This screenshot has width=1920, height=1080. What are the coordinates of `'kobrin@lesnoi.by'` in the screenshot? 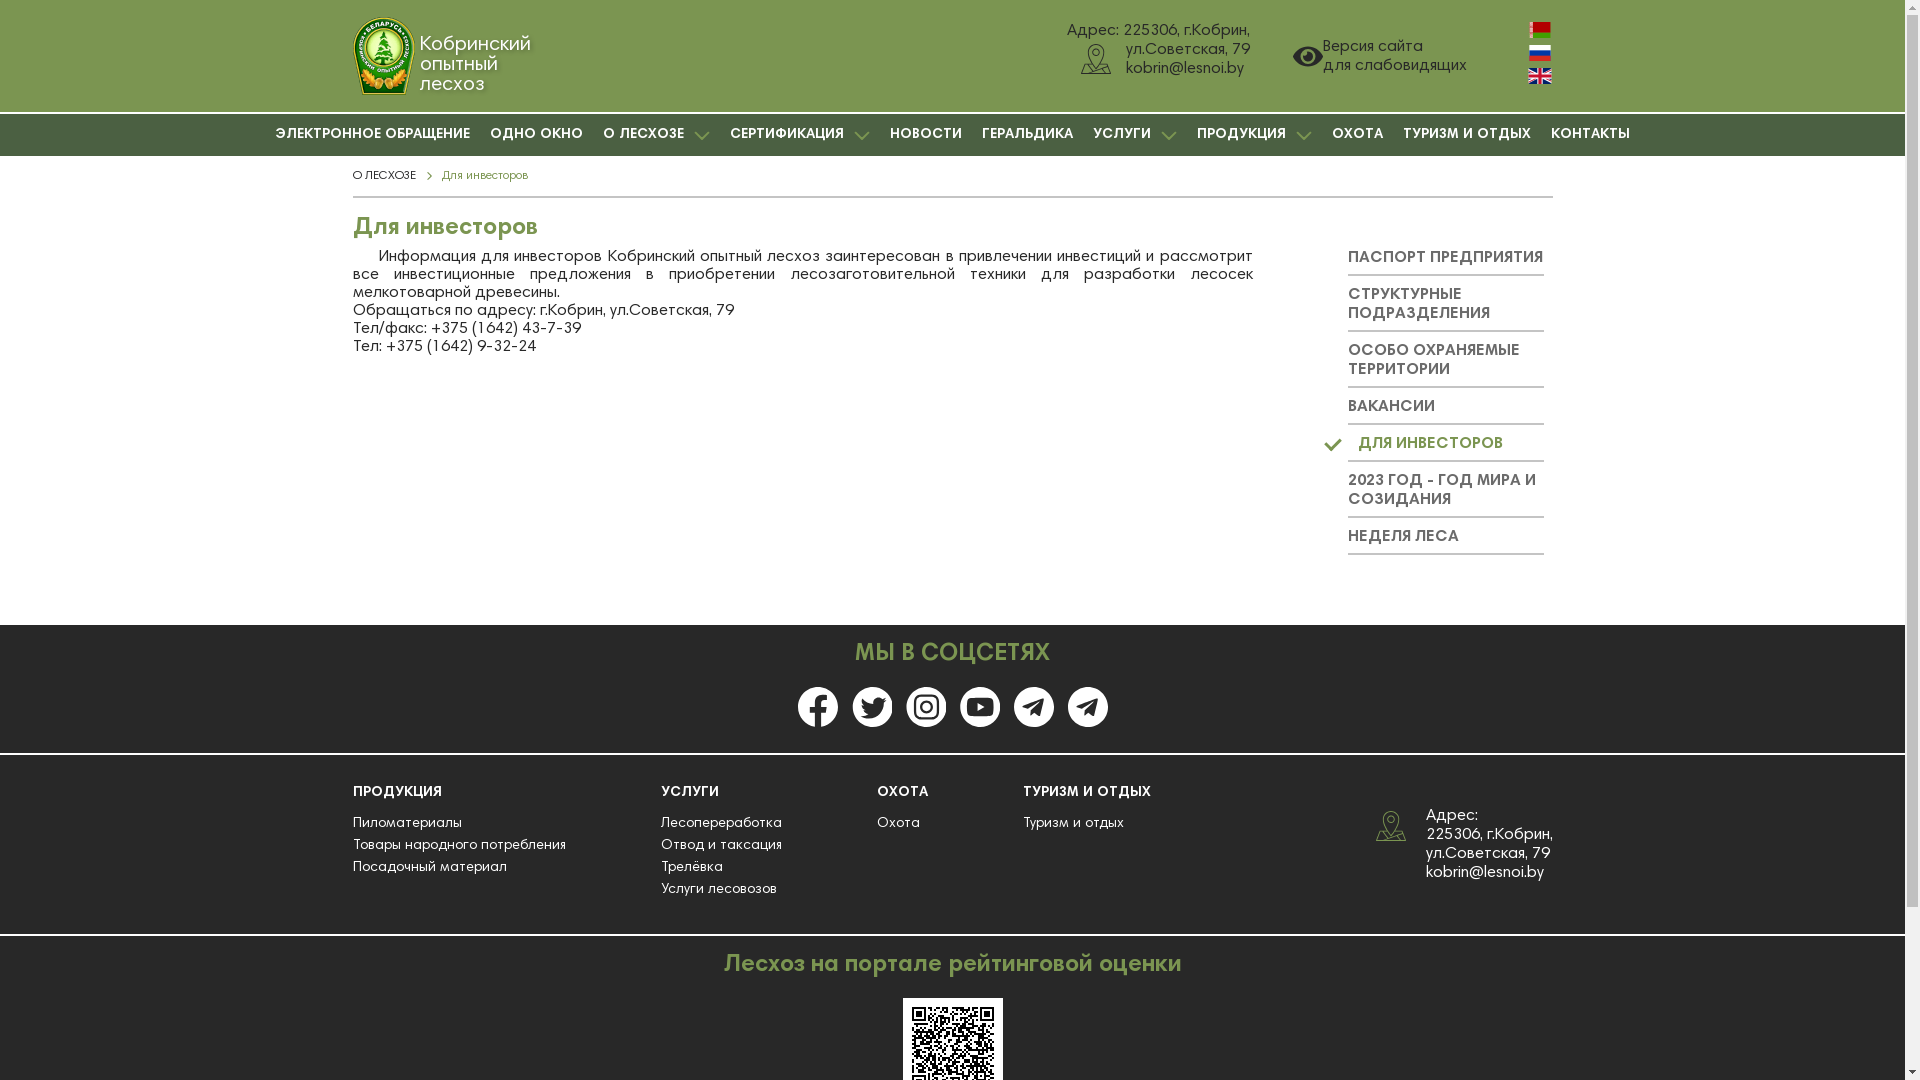 It's located at (1484, 870).